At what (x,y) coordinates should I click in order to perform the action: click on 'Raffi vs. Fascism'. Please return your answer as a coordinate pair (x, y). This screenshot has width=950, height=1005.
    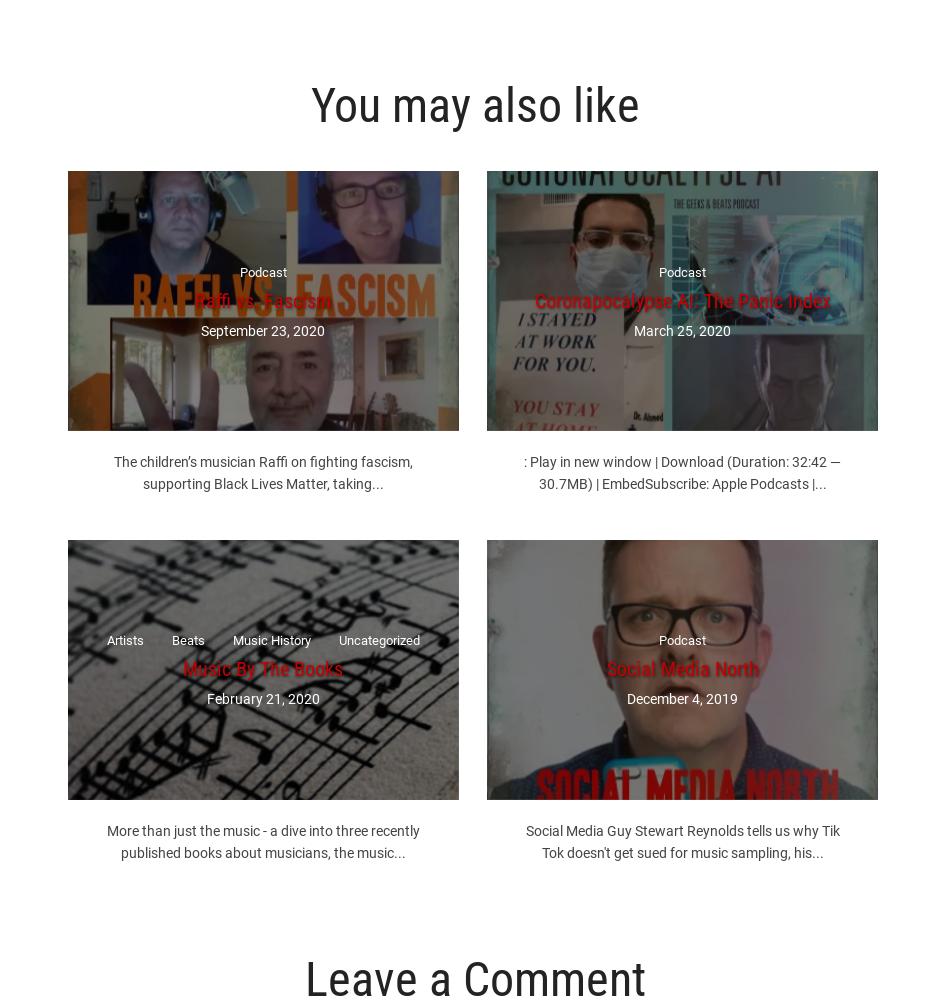
    Looking at the image, I should click on (261, 298).